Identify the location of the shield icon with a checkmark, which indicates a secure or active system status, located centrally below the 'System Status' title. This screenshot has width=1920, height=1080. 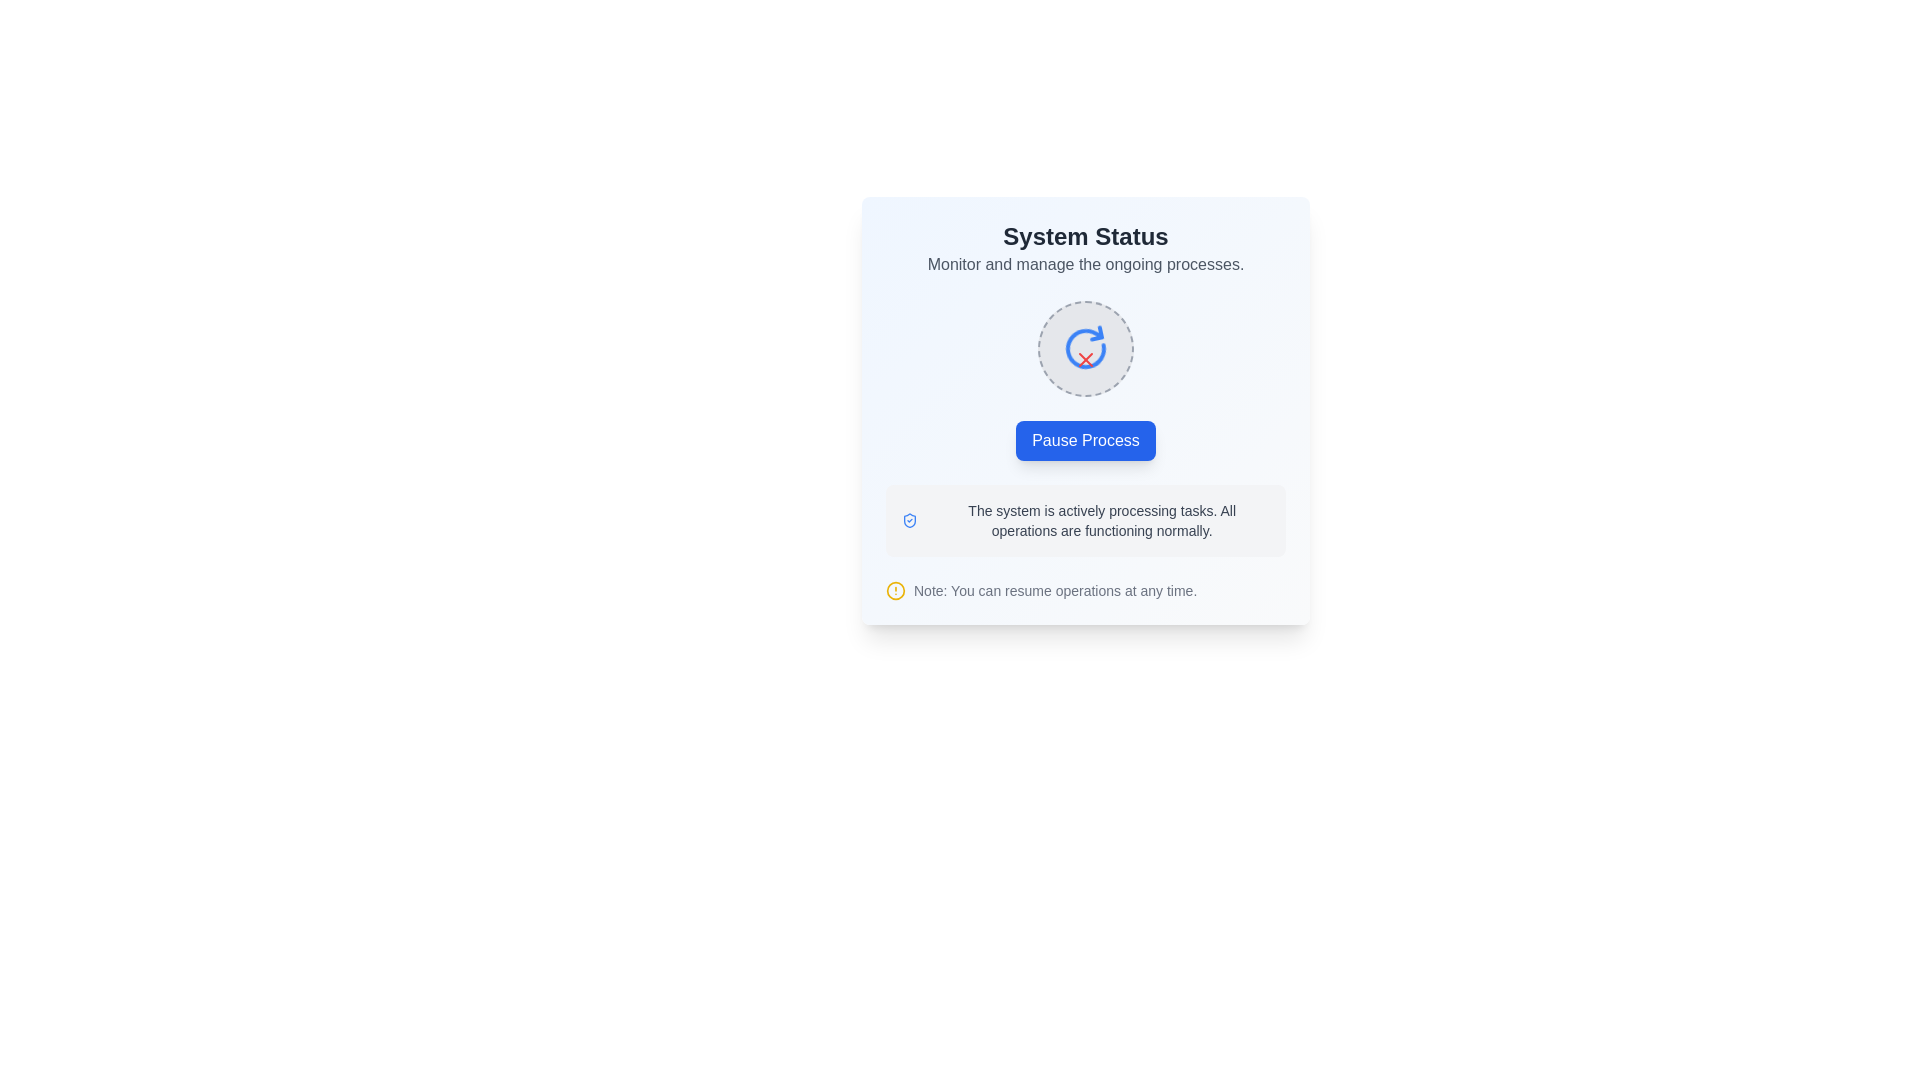
(909, 519).